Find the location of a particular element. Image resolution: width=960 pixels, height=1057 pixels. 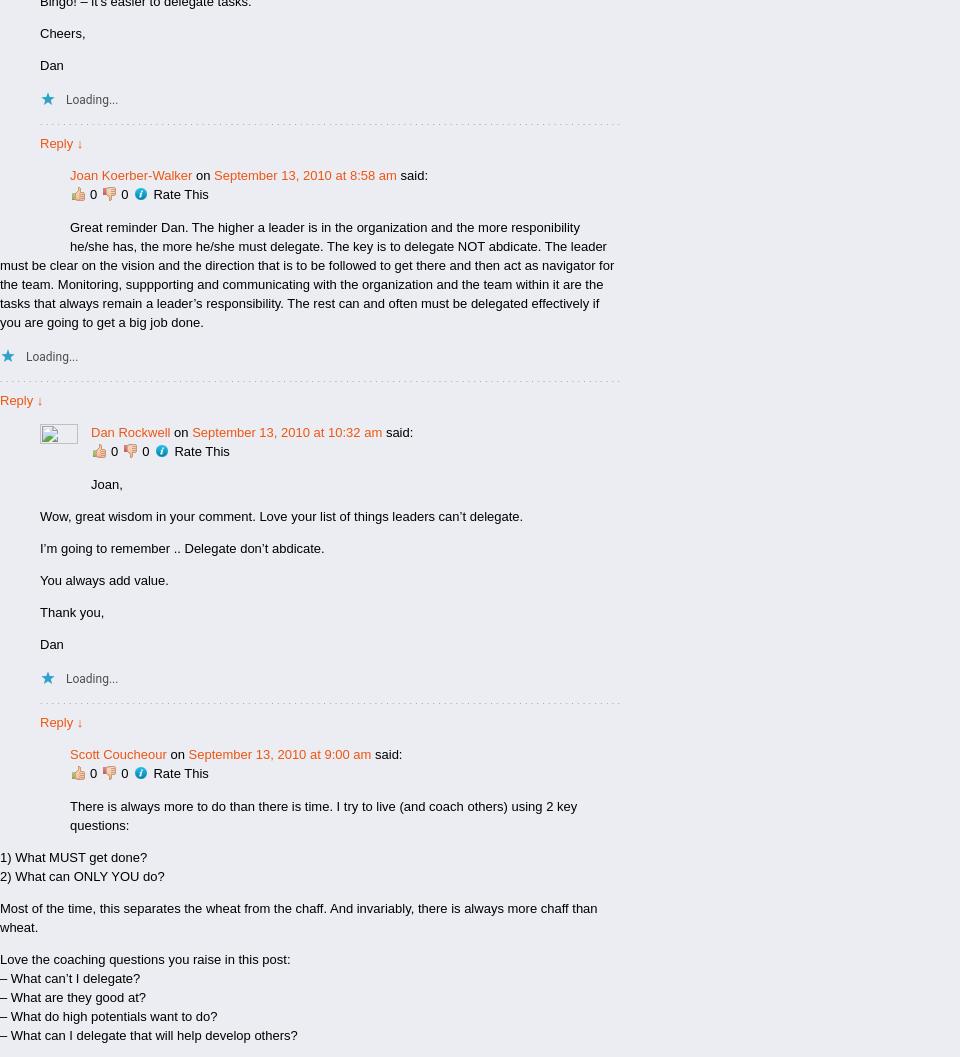

'September 13, 2010 at 10:32 am' is located at coordinates (286, 431).